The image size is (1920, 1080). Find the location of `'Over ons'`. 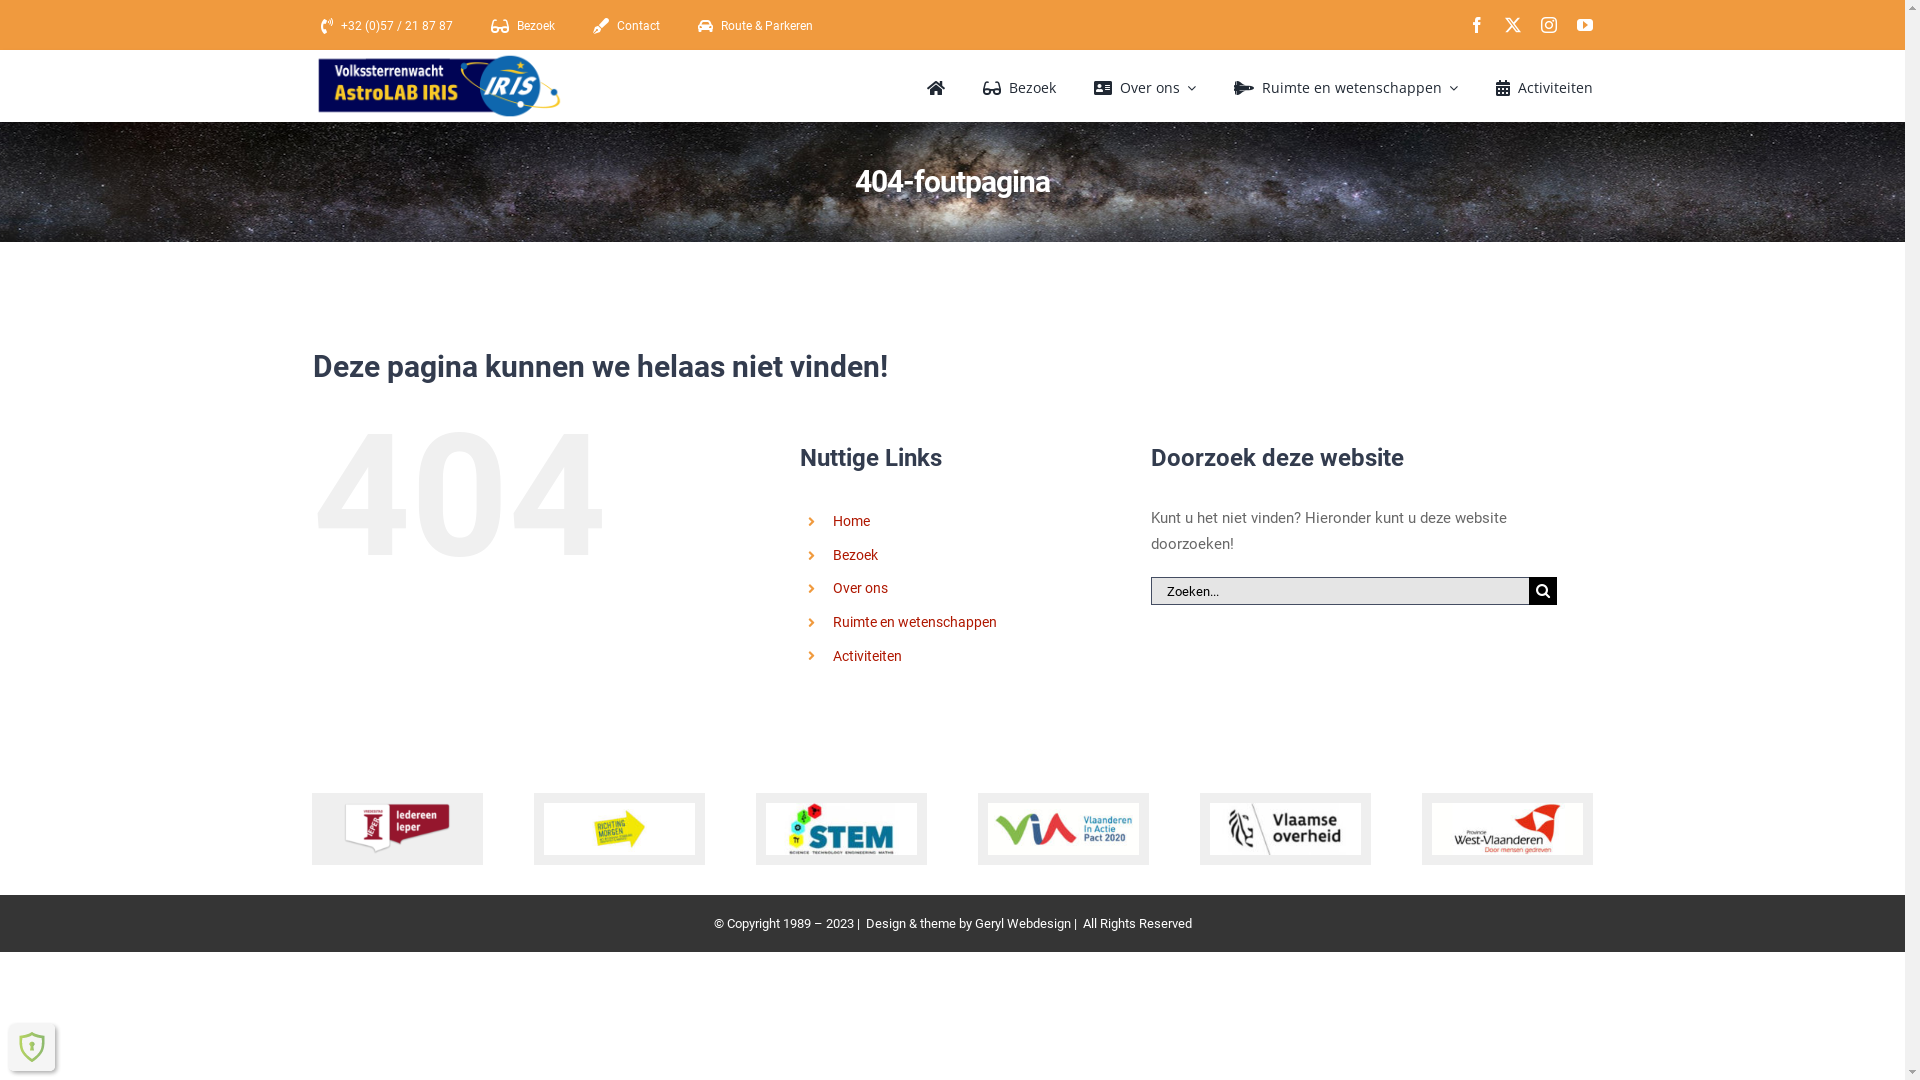

'Over ons' is located at coordinates (860, 586).